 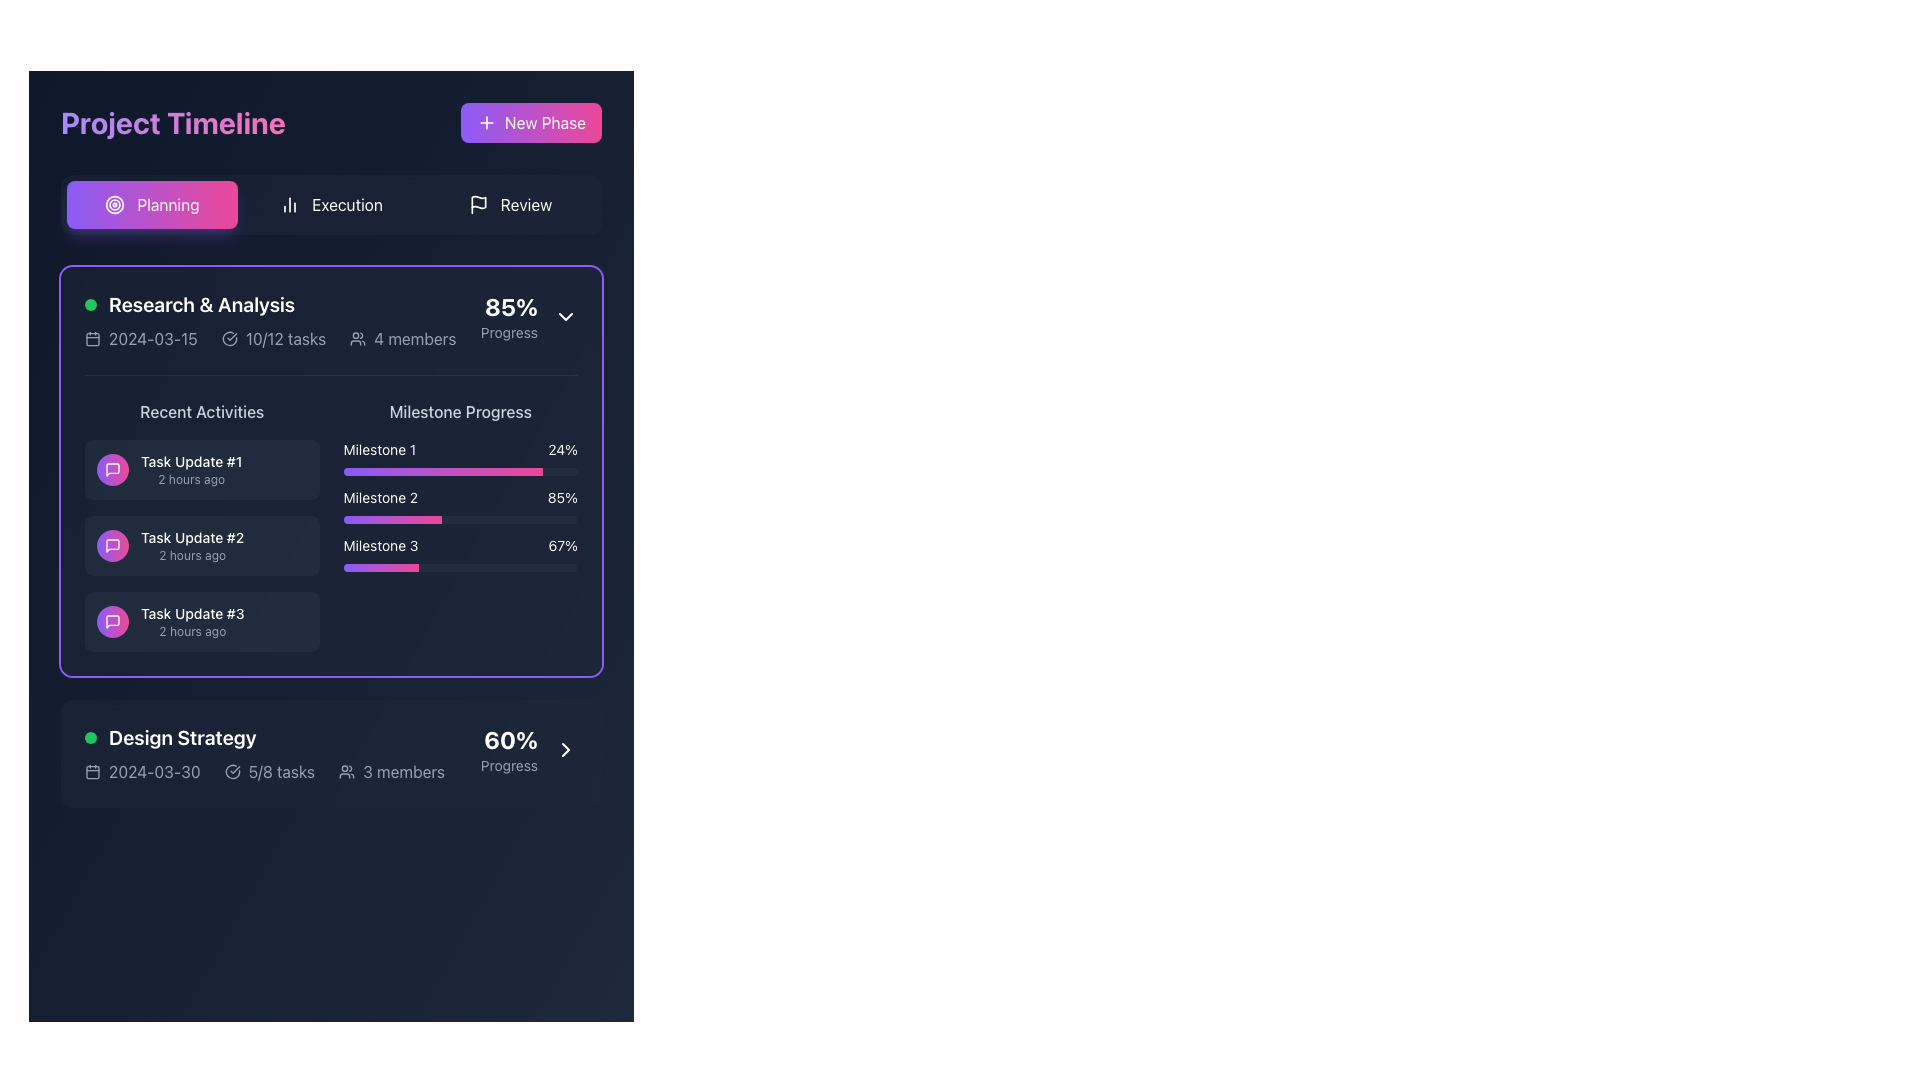 What do you see at coordinates (114, 204) in the screenshot?
I see `the second concentric circle of the 'lucide-target' SVG icon located in the 'Planning' tab, which is a non-interactive Circular SVG element` at bounding box center [114, 204].